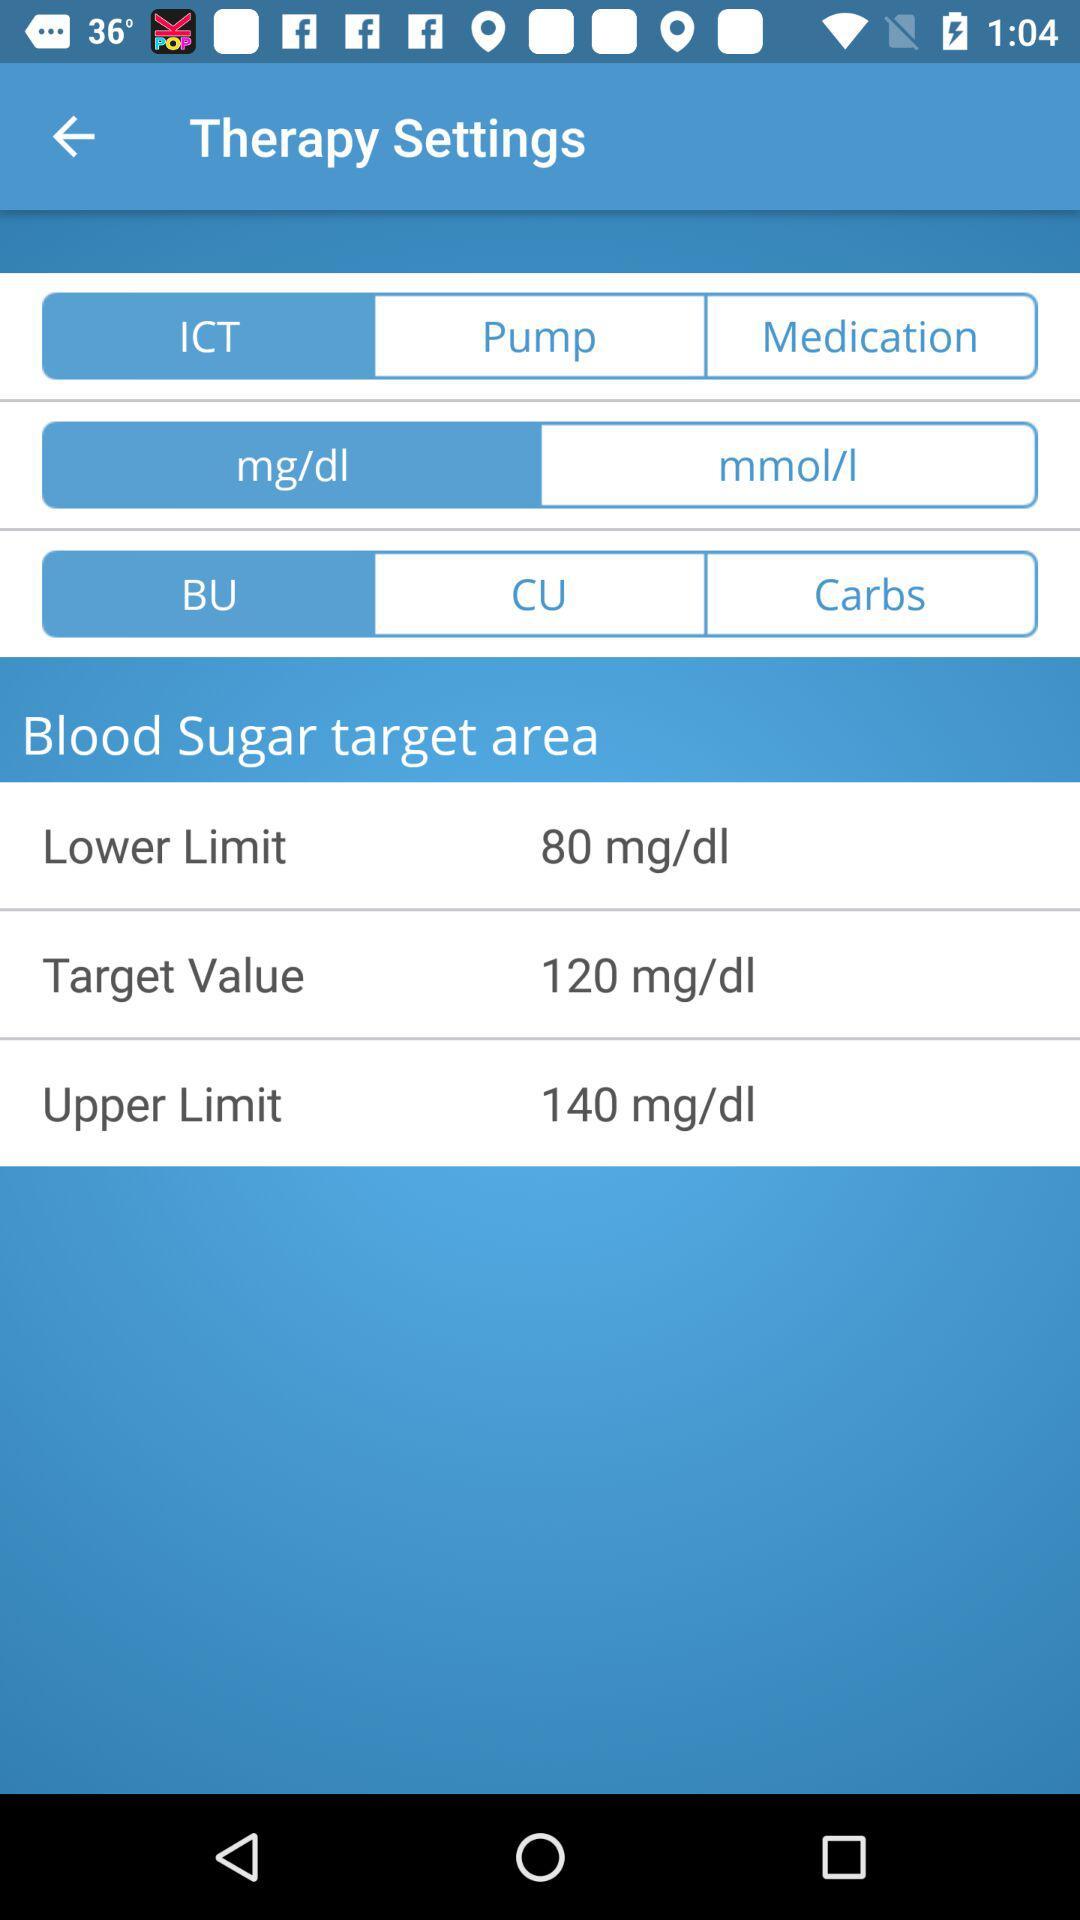 The width and height of the screenshot is (1080, 1920). Describe the element at coordinates (207, 593) in the screenshot. I see `bu` at that location.